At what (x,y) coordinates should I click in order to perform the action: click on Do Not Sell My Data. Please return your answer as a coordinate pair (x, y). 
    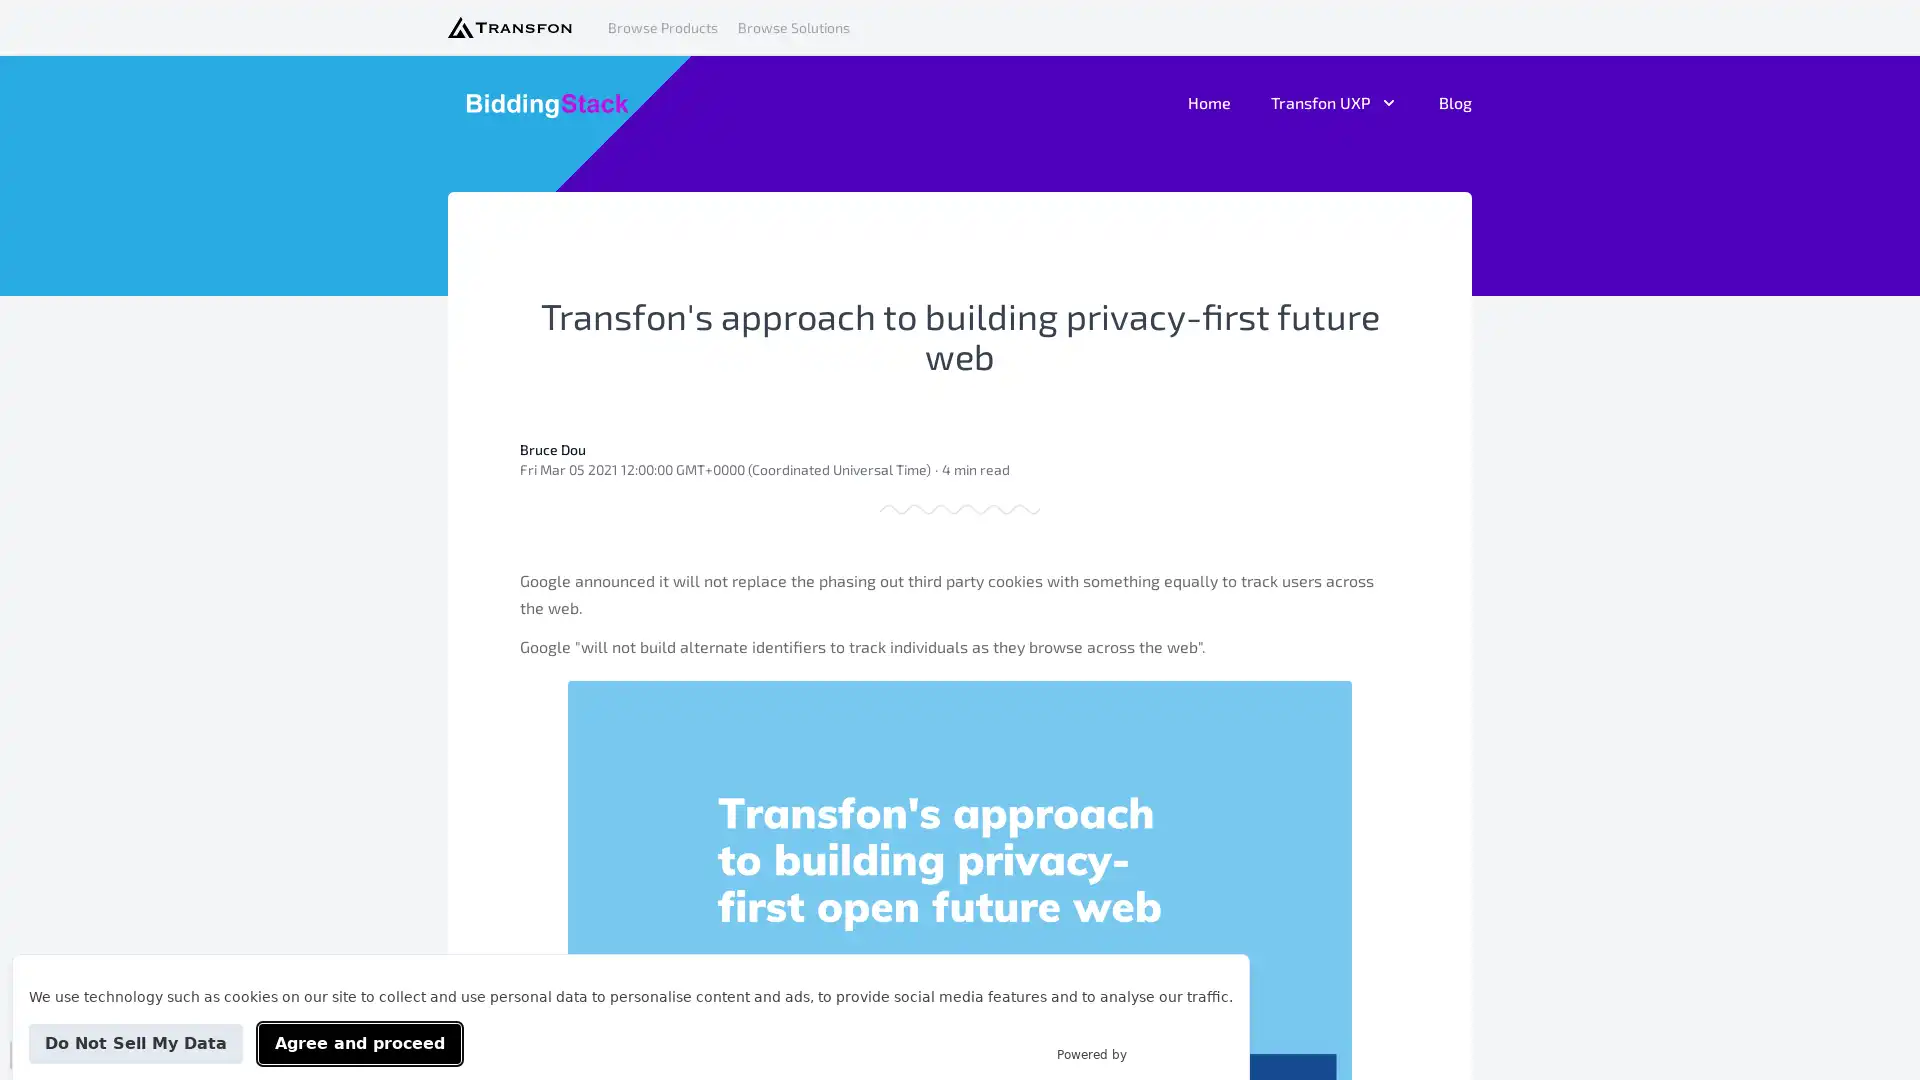
    Looking at the image, I should click on (134, 1043).